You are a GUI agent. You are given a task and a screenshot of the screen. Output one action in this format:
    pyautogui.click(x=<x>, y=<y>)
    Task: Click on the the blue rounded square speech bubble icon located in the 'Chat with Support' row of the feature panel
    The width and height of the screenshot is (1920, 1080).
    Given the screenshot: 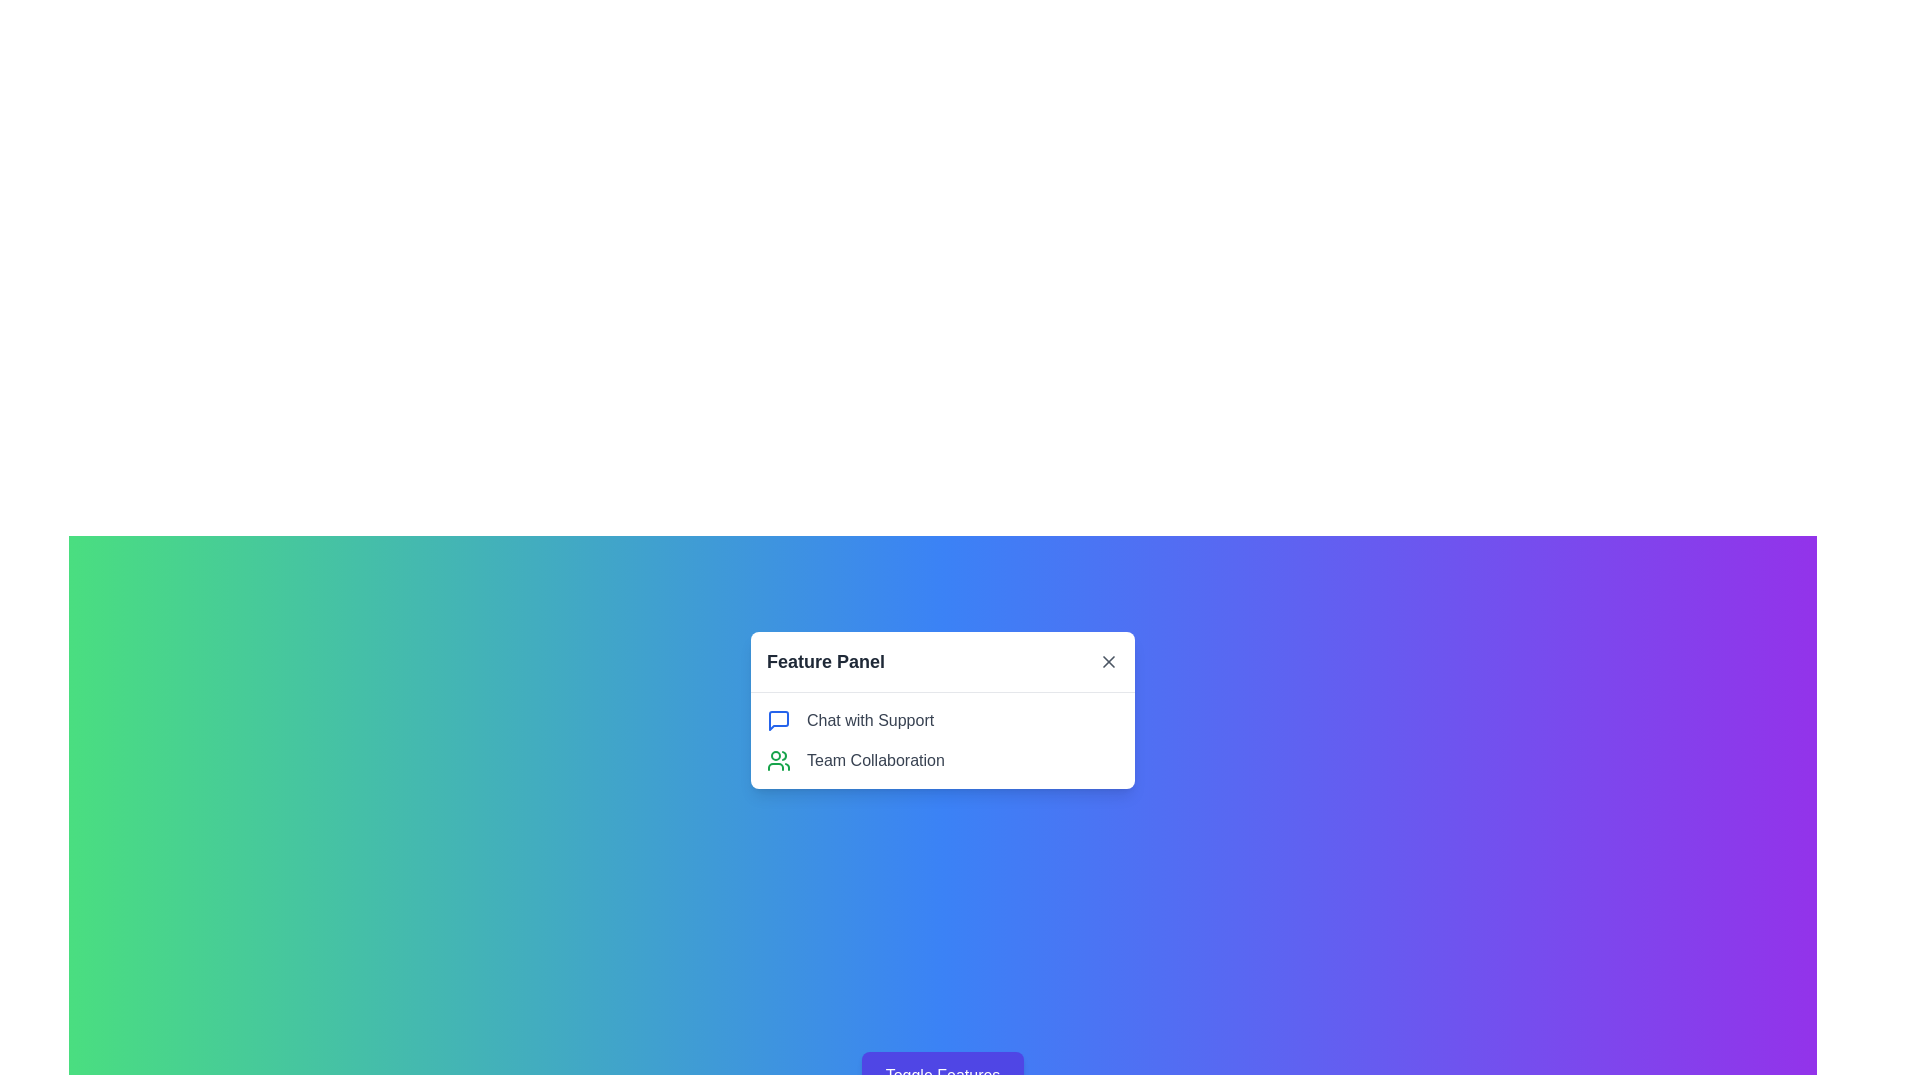 What is the action you would take?
    pyautogui.click(x=777, y=721)
    